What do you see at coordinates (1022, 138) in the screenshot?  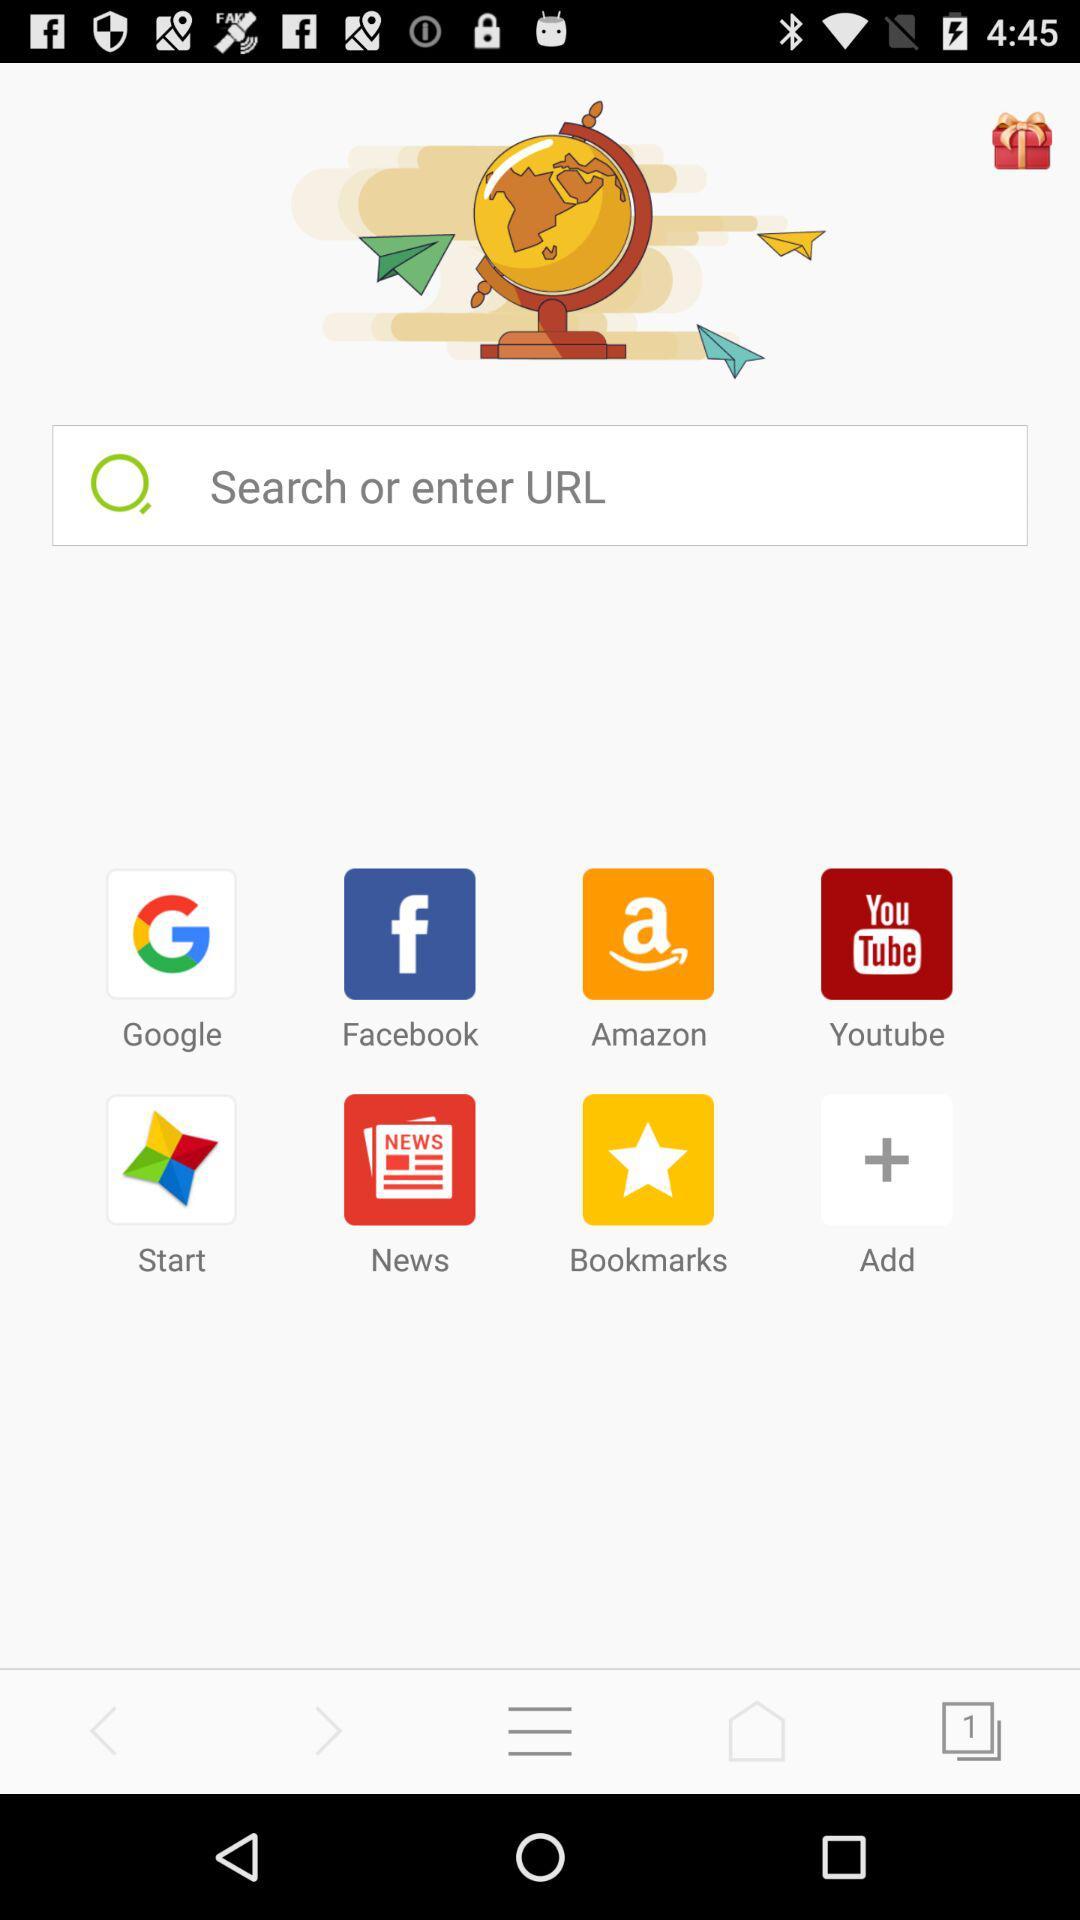 I see `gift hambor` at bounding box center [1022, 138].